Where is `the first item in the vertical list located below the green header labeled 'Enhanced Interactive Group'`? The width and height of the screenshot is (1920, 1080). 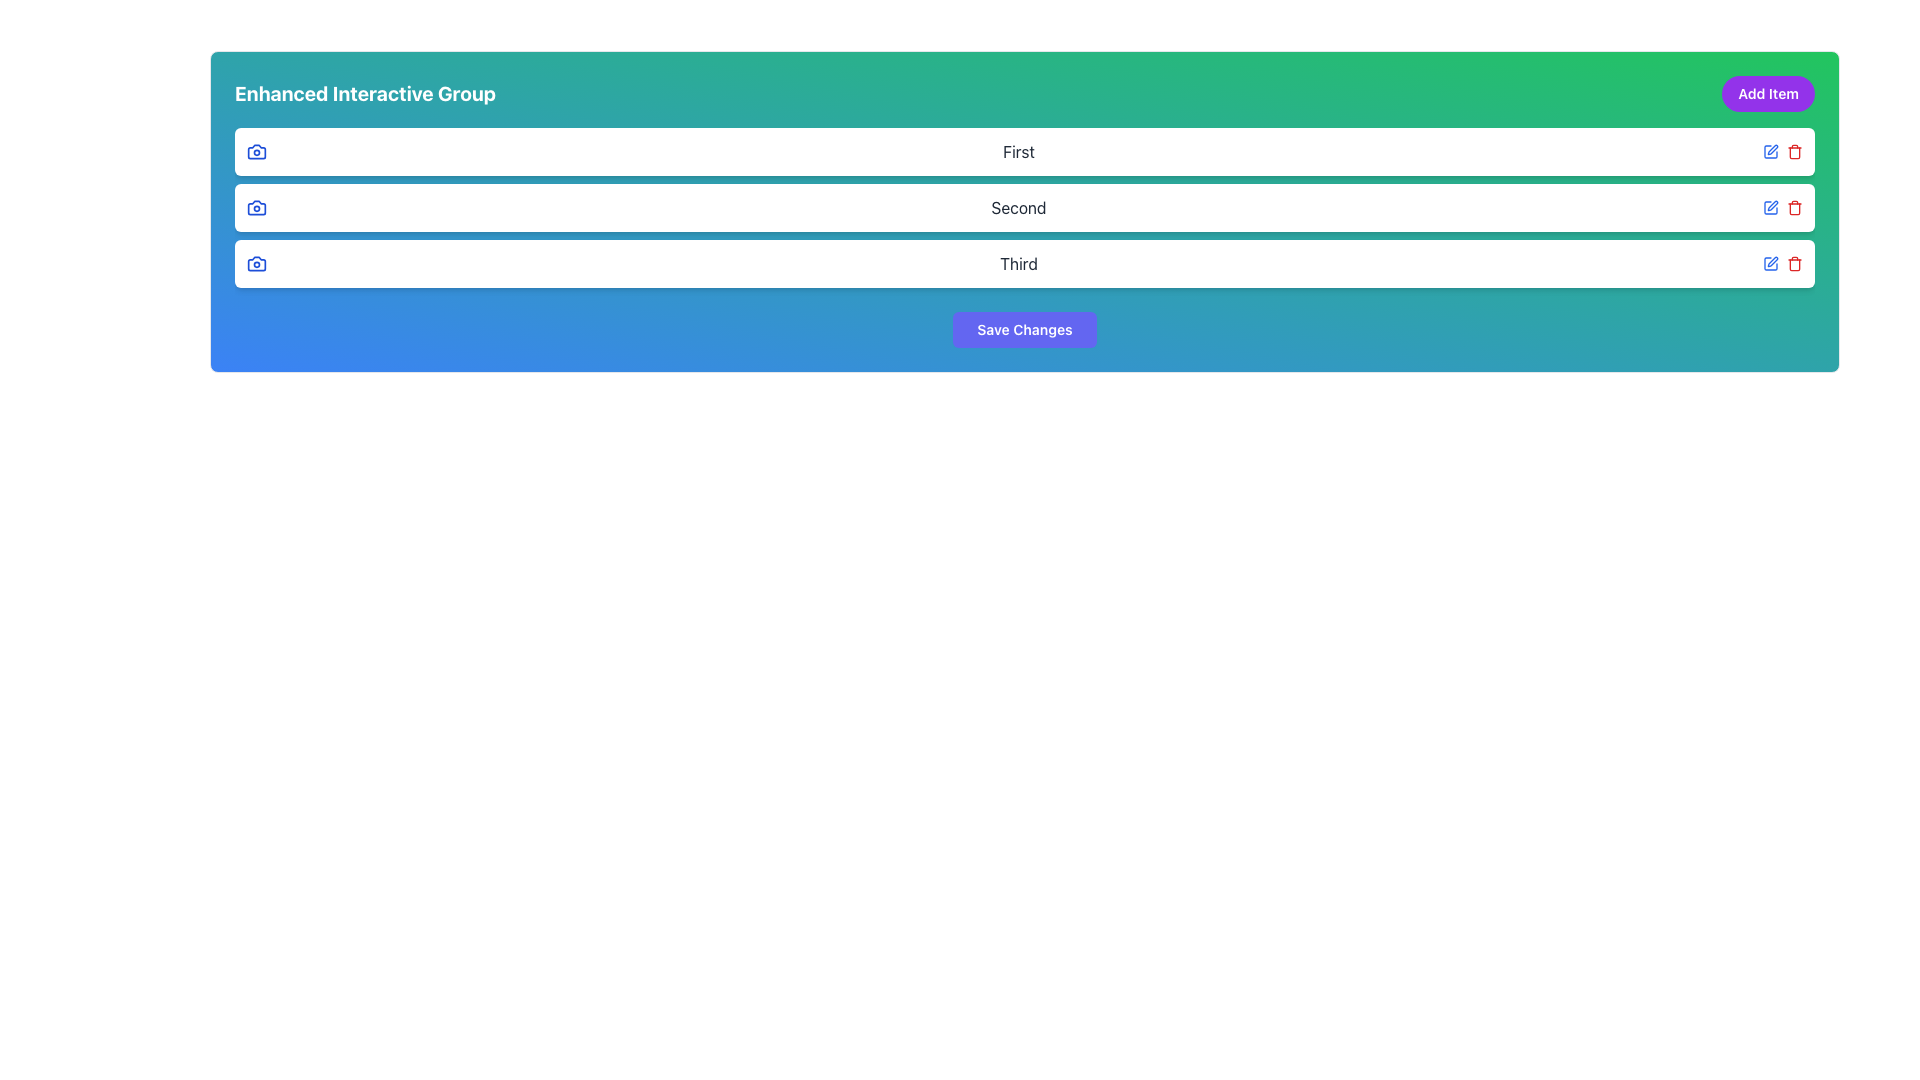 the first item in the vertical list located below the green header labeled 'Enhanced Interactive Group' is located at coordinates (1025, 150).